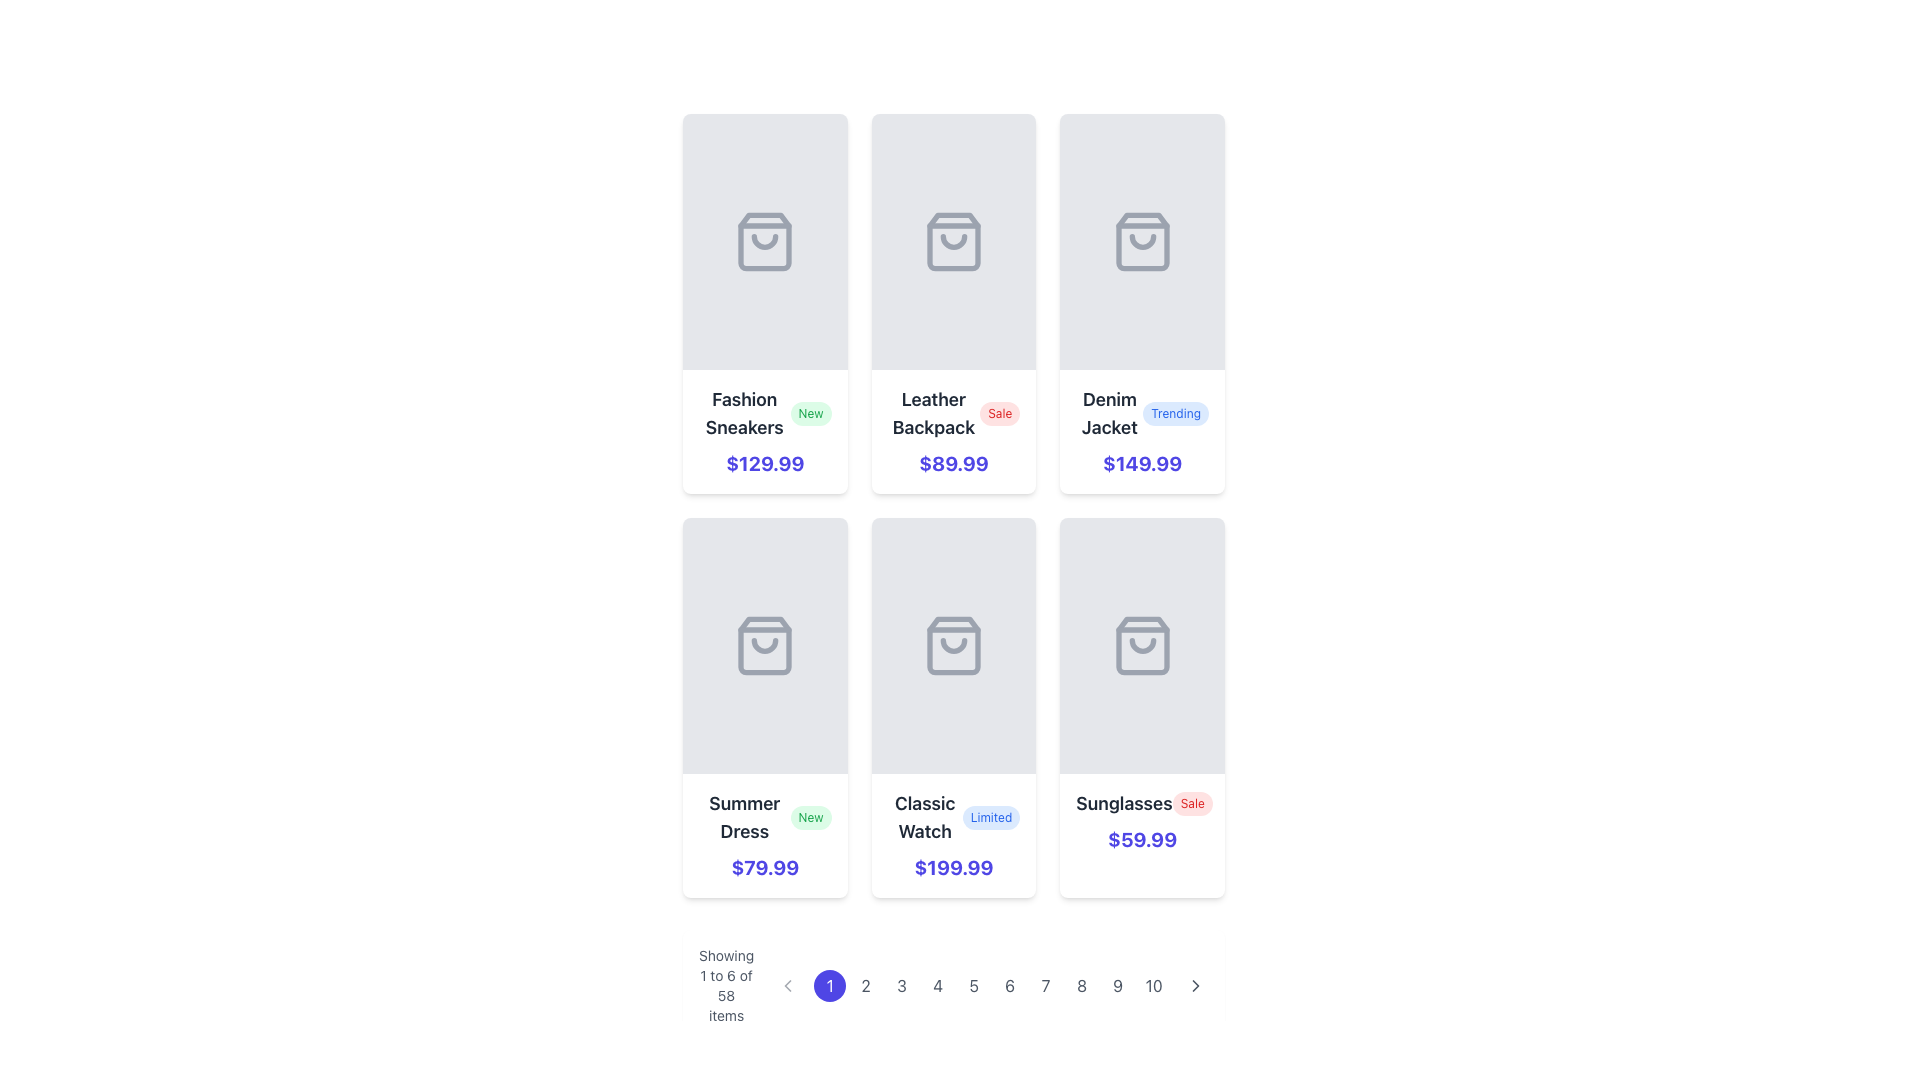  What do you see at coordinates (974, 985) in the screenshot?
I see `the circular button labeled '5' located in the pagination section` at bounding box center [974, 985].